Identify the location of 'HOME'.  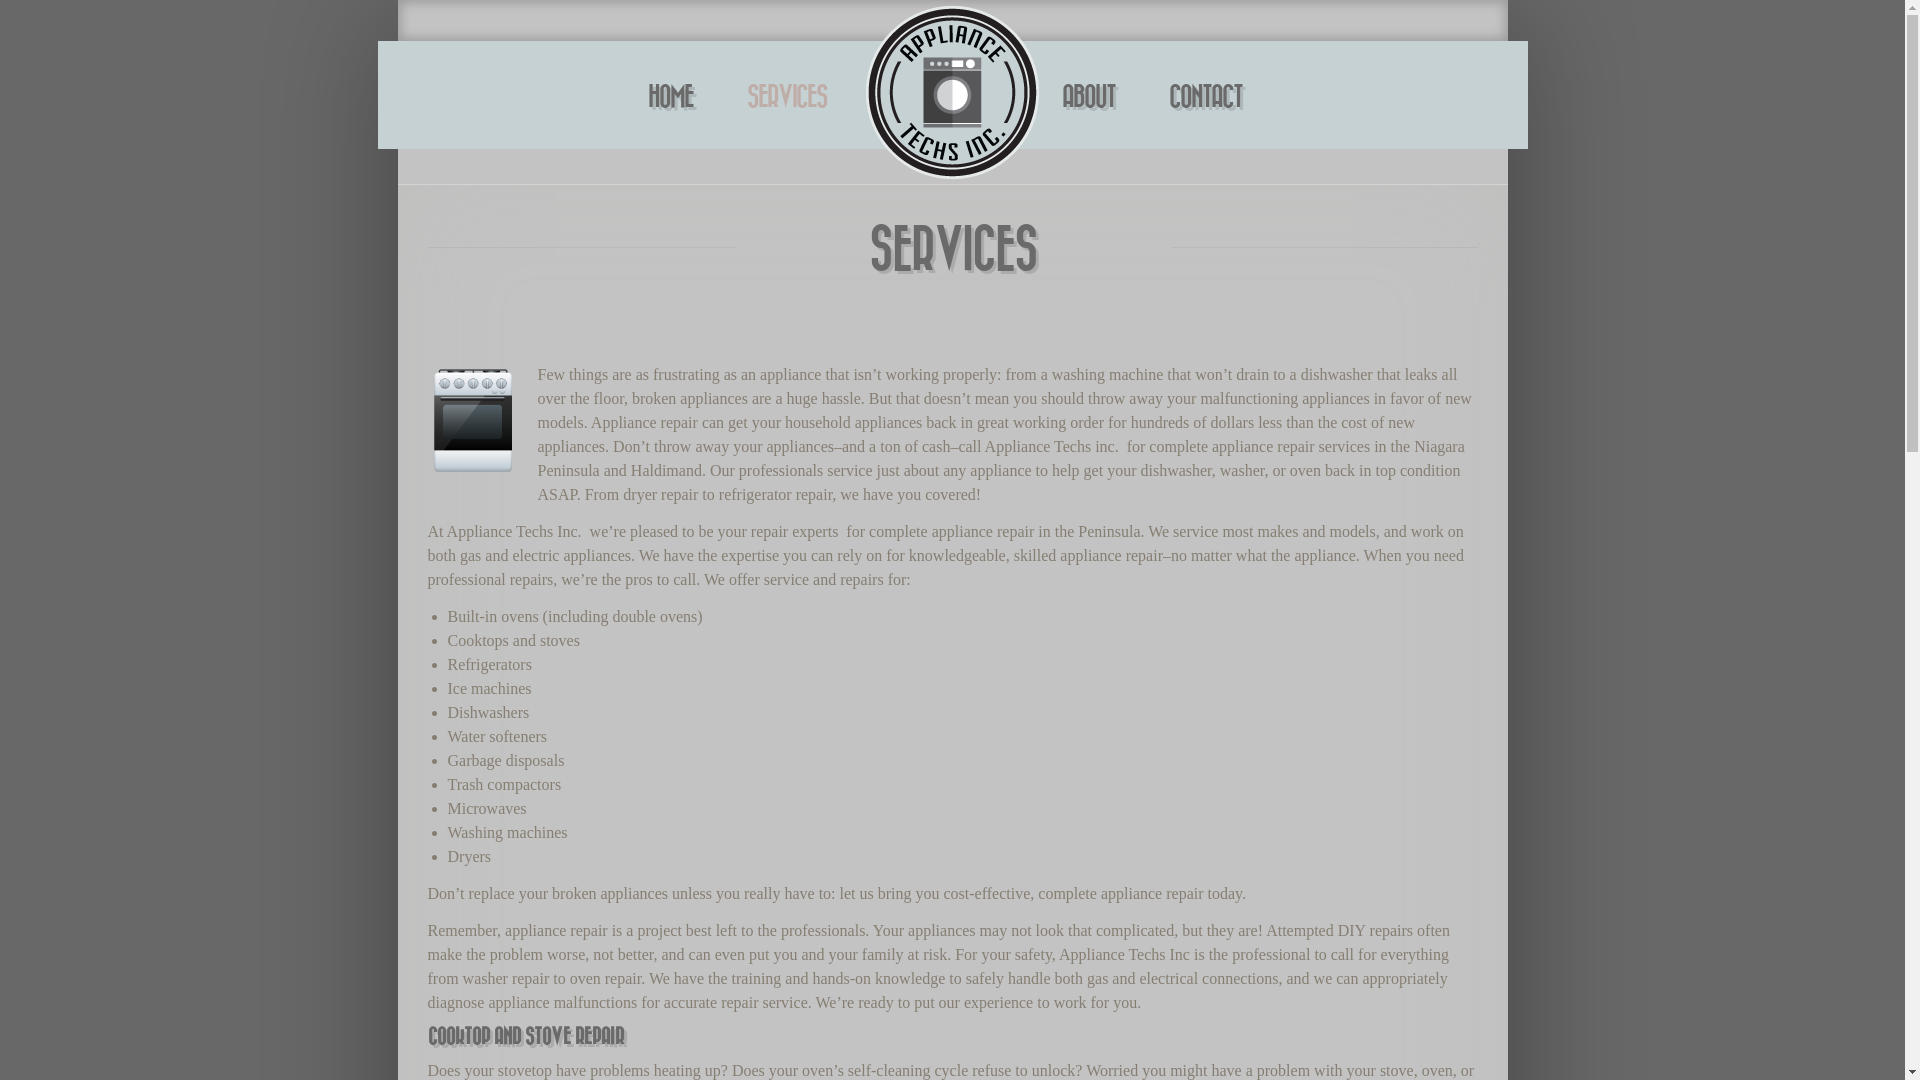
(670, 98).